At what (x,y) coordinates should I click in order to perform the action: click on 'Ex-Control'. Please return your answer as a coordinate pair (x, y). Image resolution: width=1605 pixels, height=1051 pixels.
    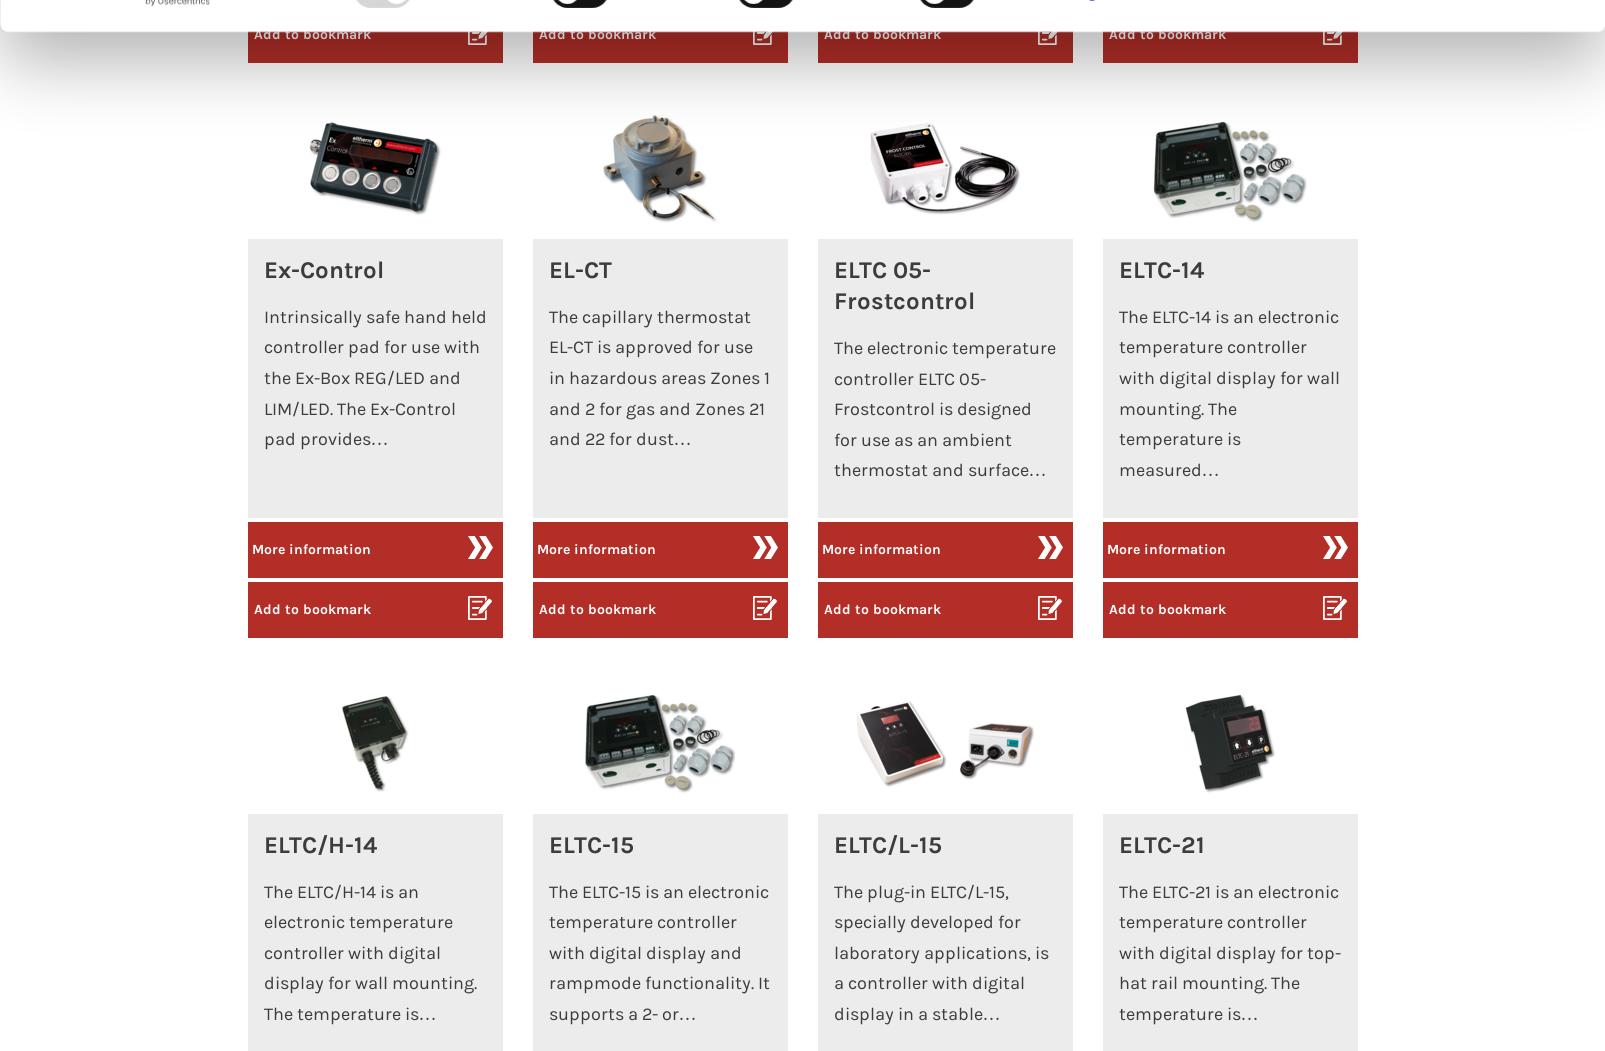
    Looking at the image, I should click on (262, 268).